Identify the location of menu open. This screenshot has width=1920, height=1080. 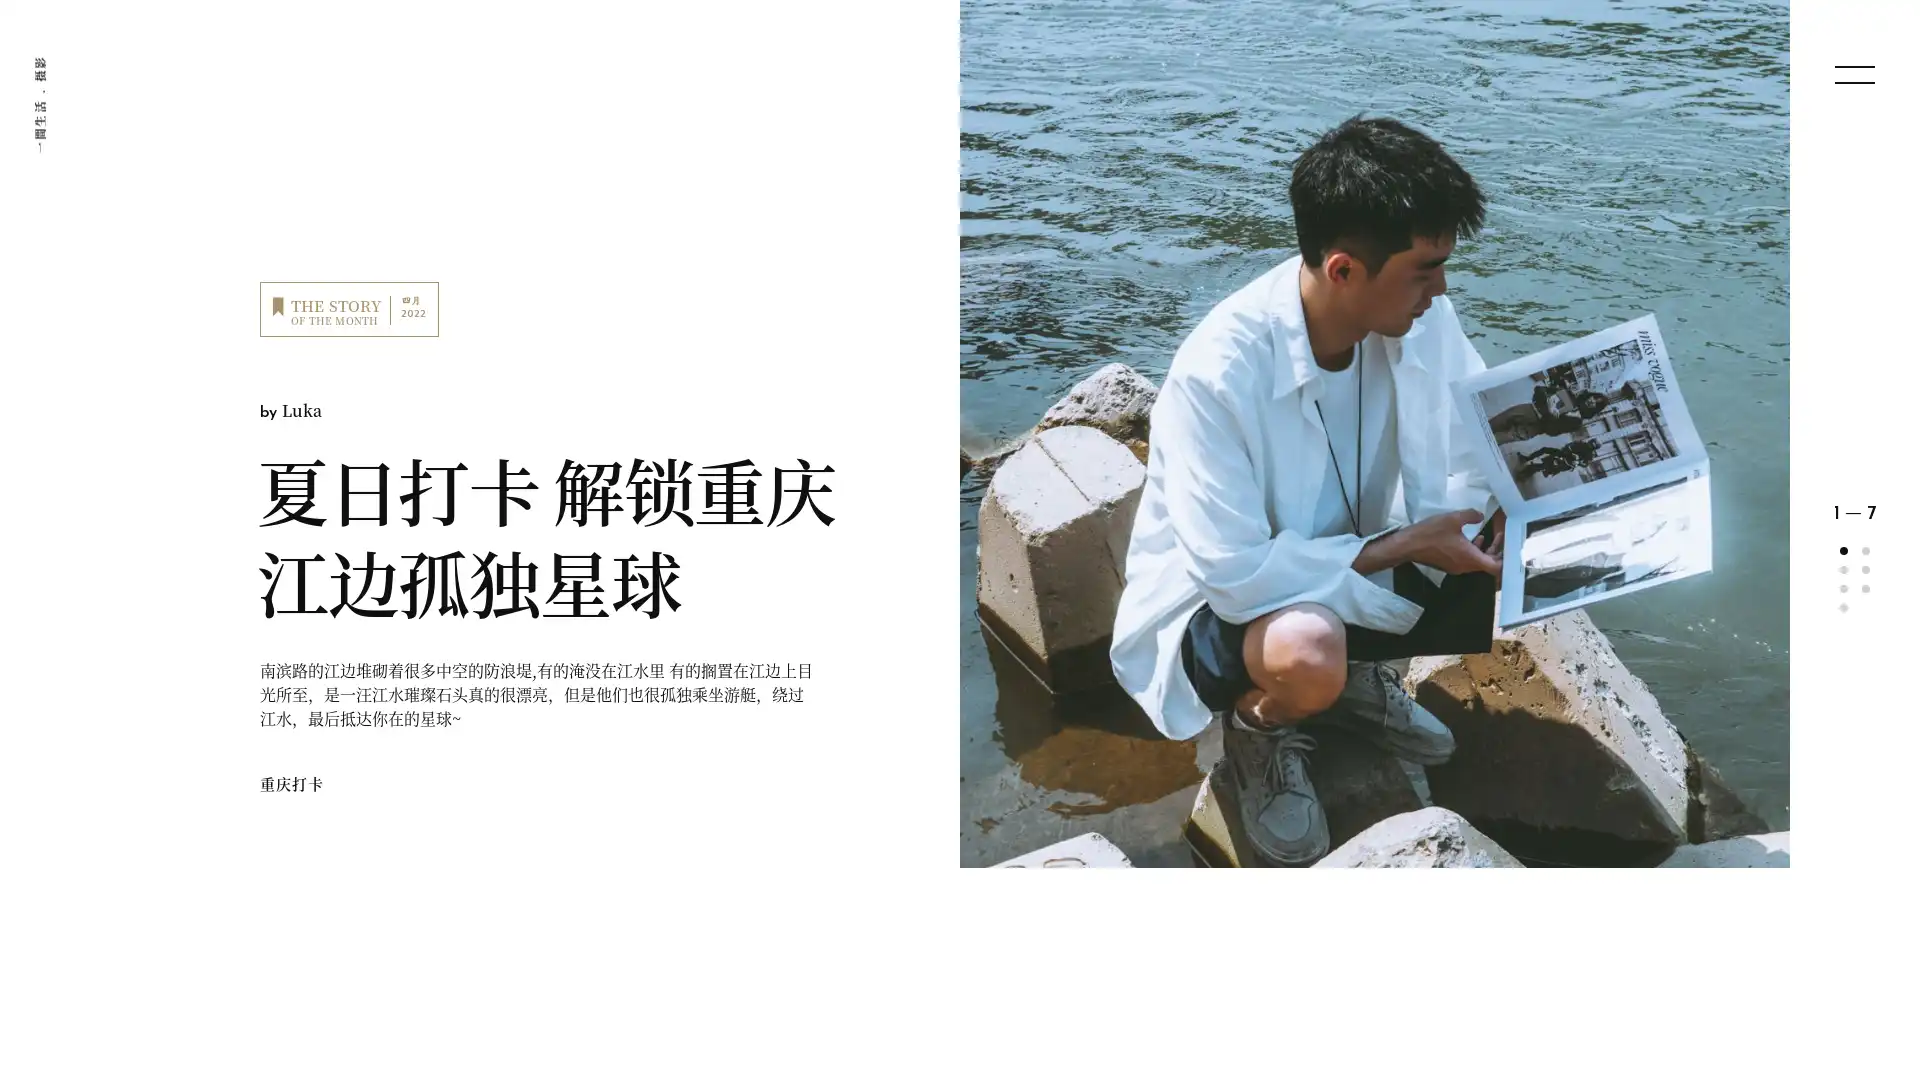
(1853, 73).